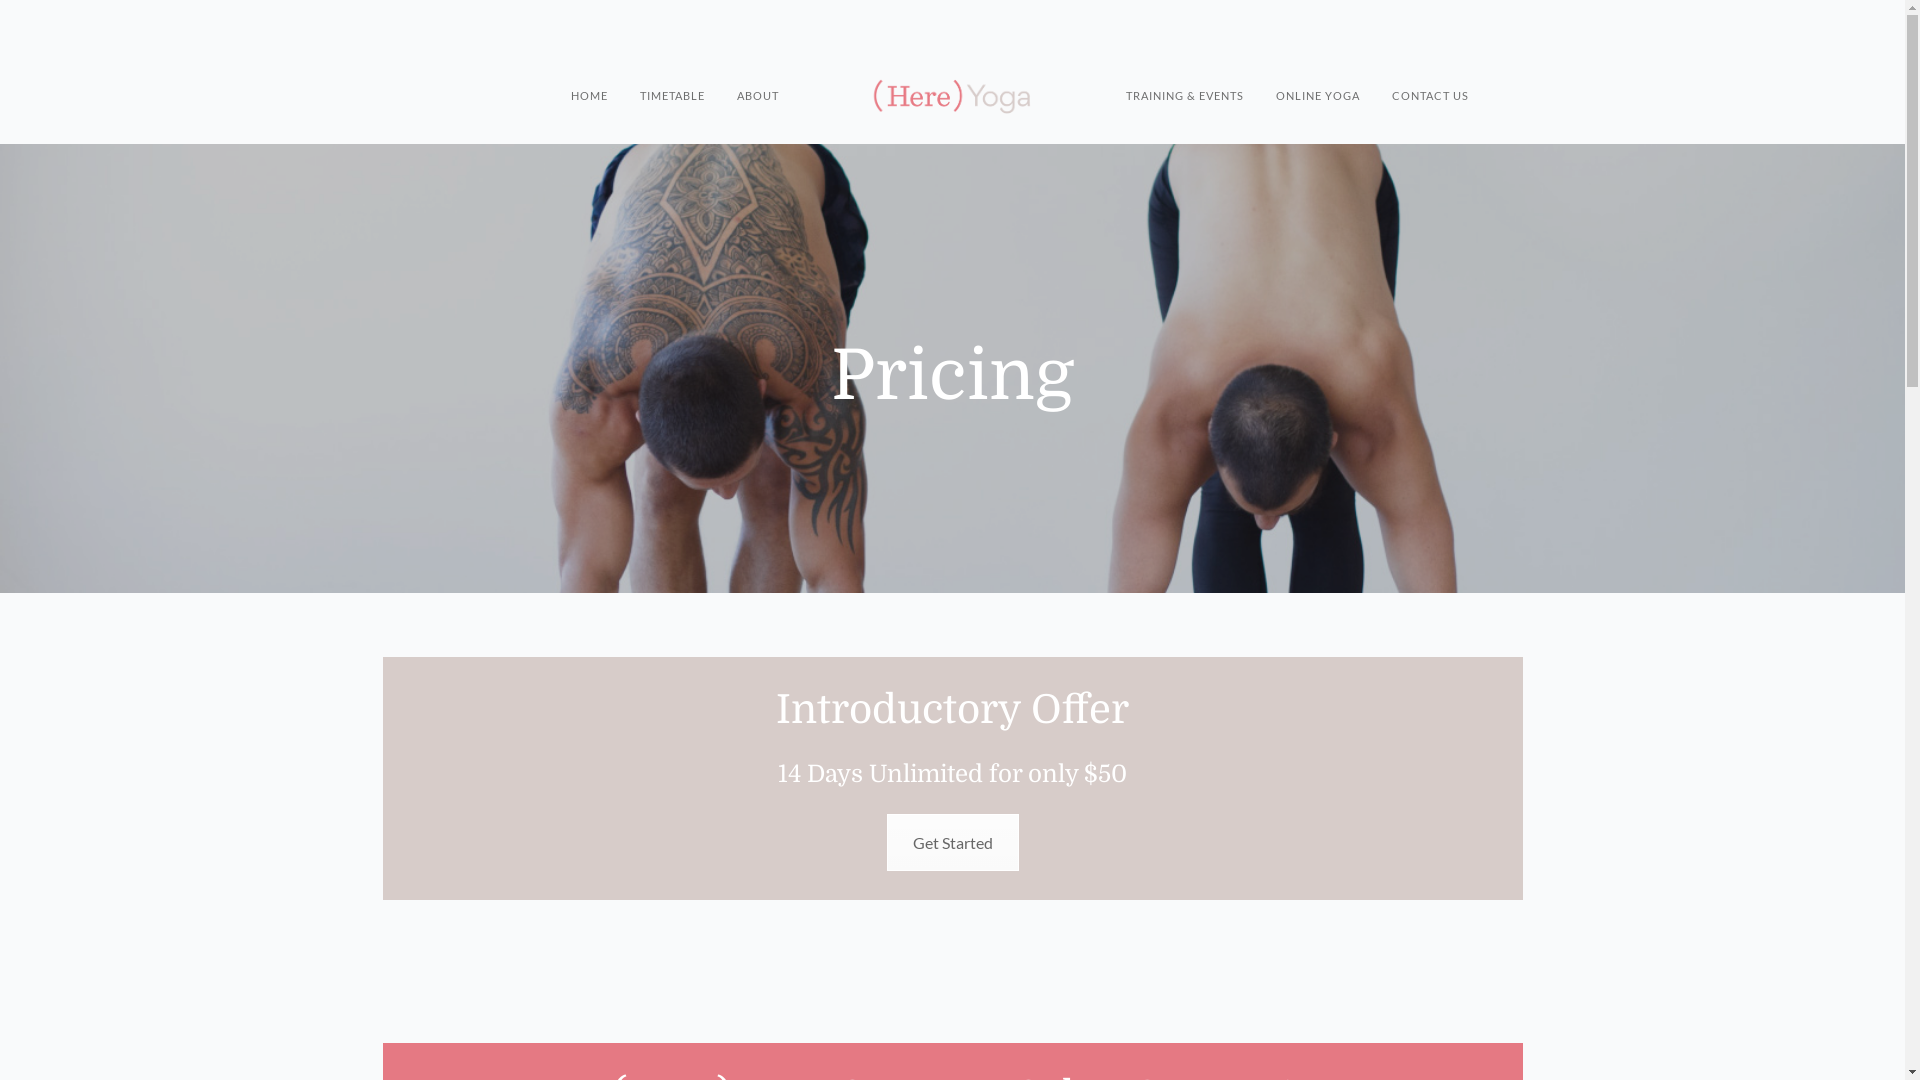  Describe the element at coordinates (1318, 75) in the screenshot. I see `'ONLINE YOGA'` at that location.